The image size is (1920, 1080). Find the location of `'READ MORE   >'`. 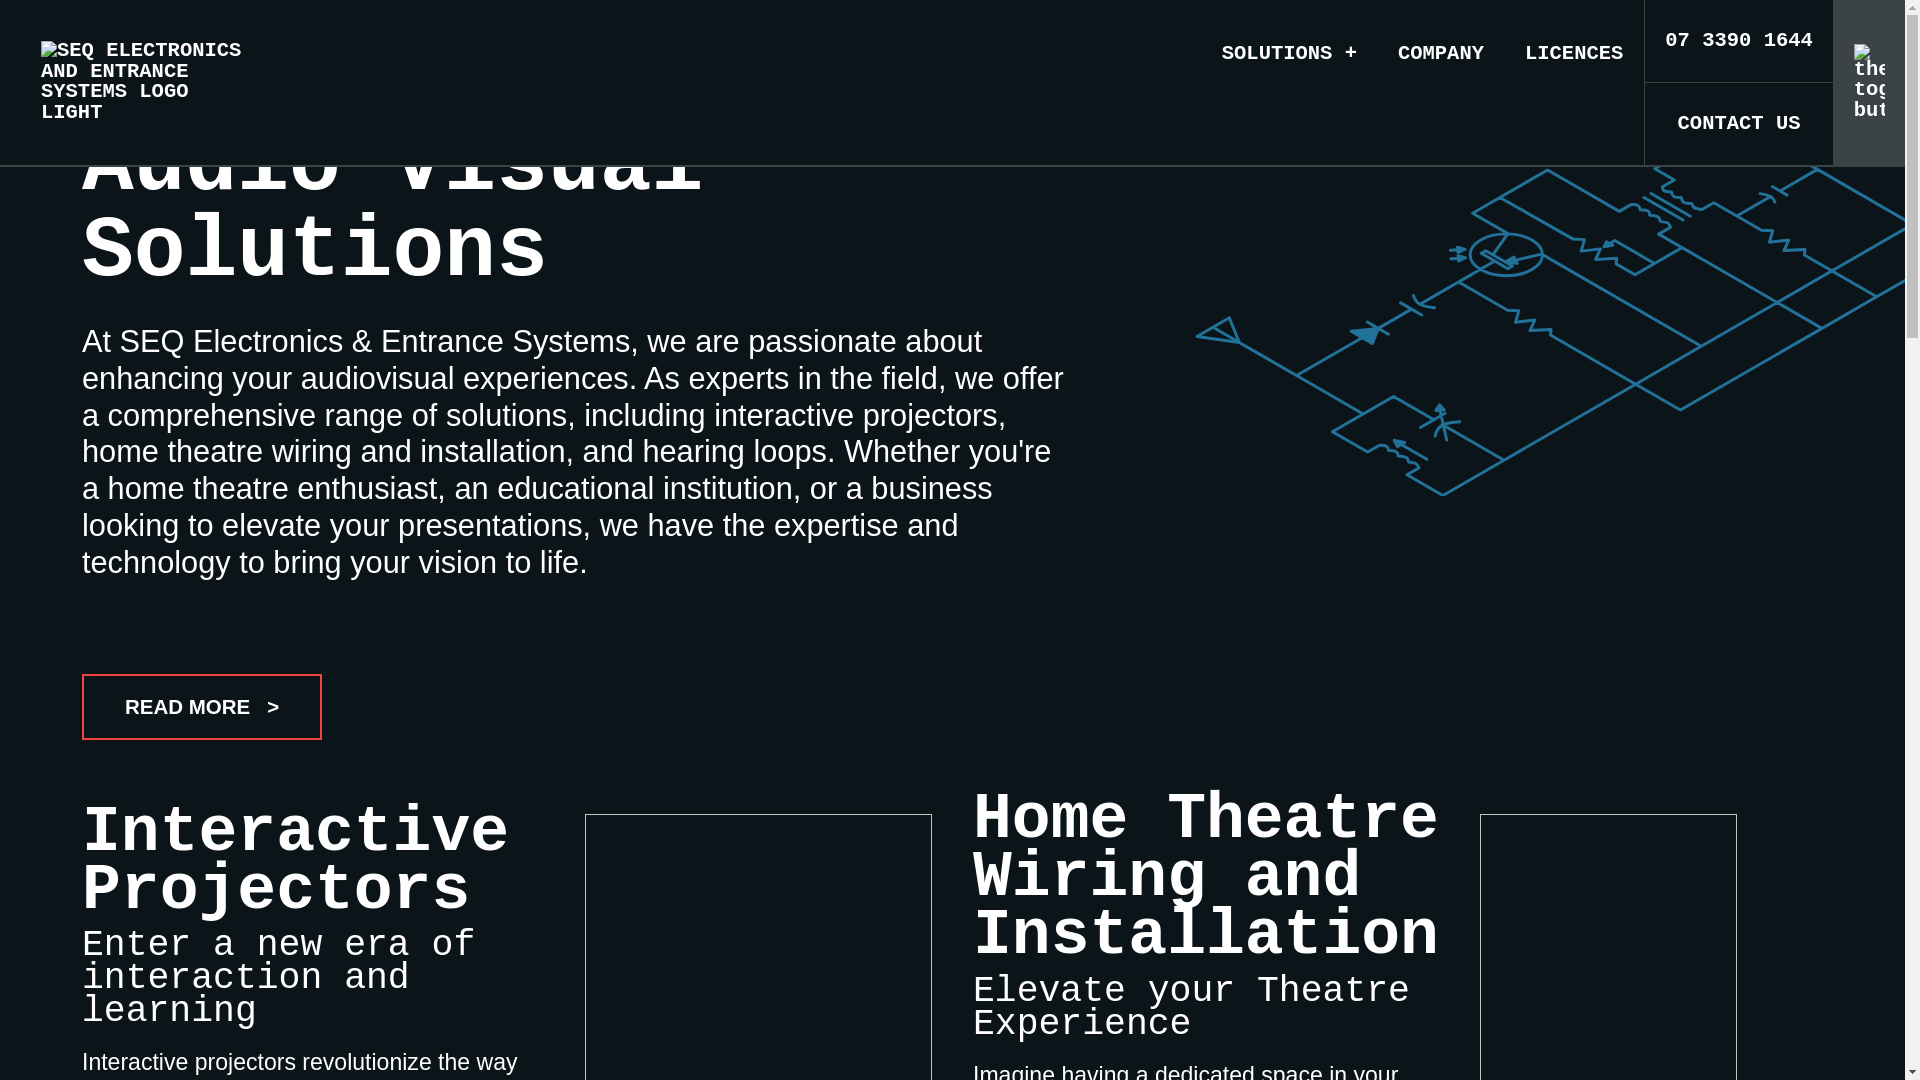

'READ MORE   >' is located at coordinates (201, 705).